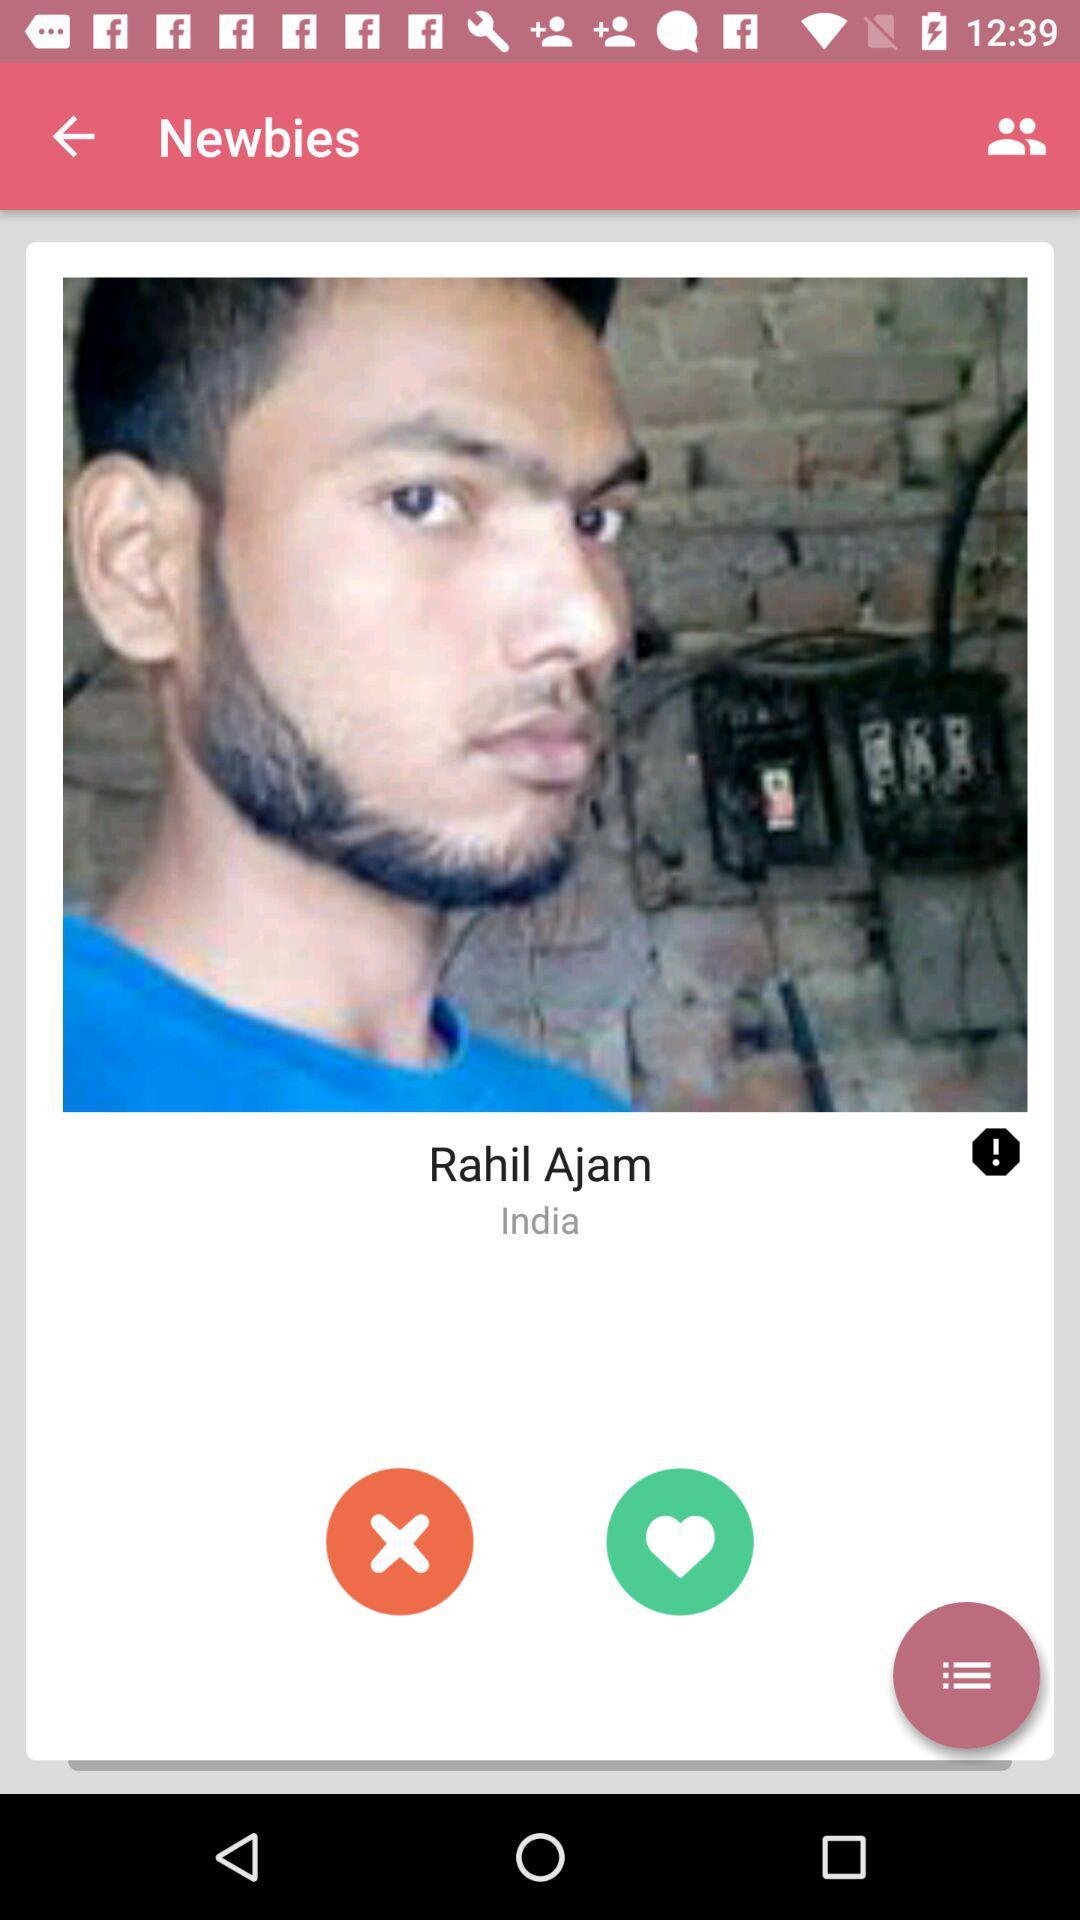 This screenshot has height=1920, width=1080. Describe the element at coordinates (400, 1540) in the screenshot. I see `dislike button` at that location.